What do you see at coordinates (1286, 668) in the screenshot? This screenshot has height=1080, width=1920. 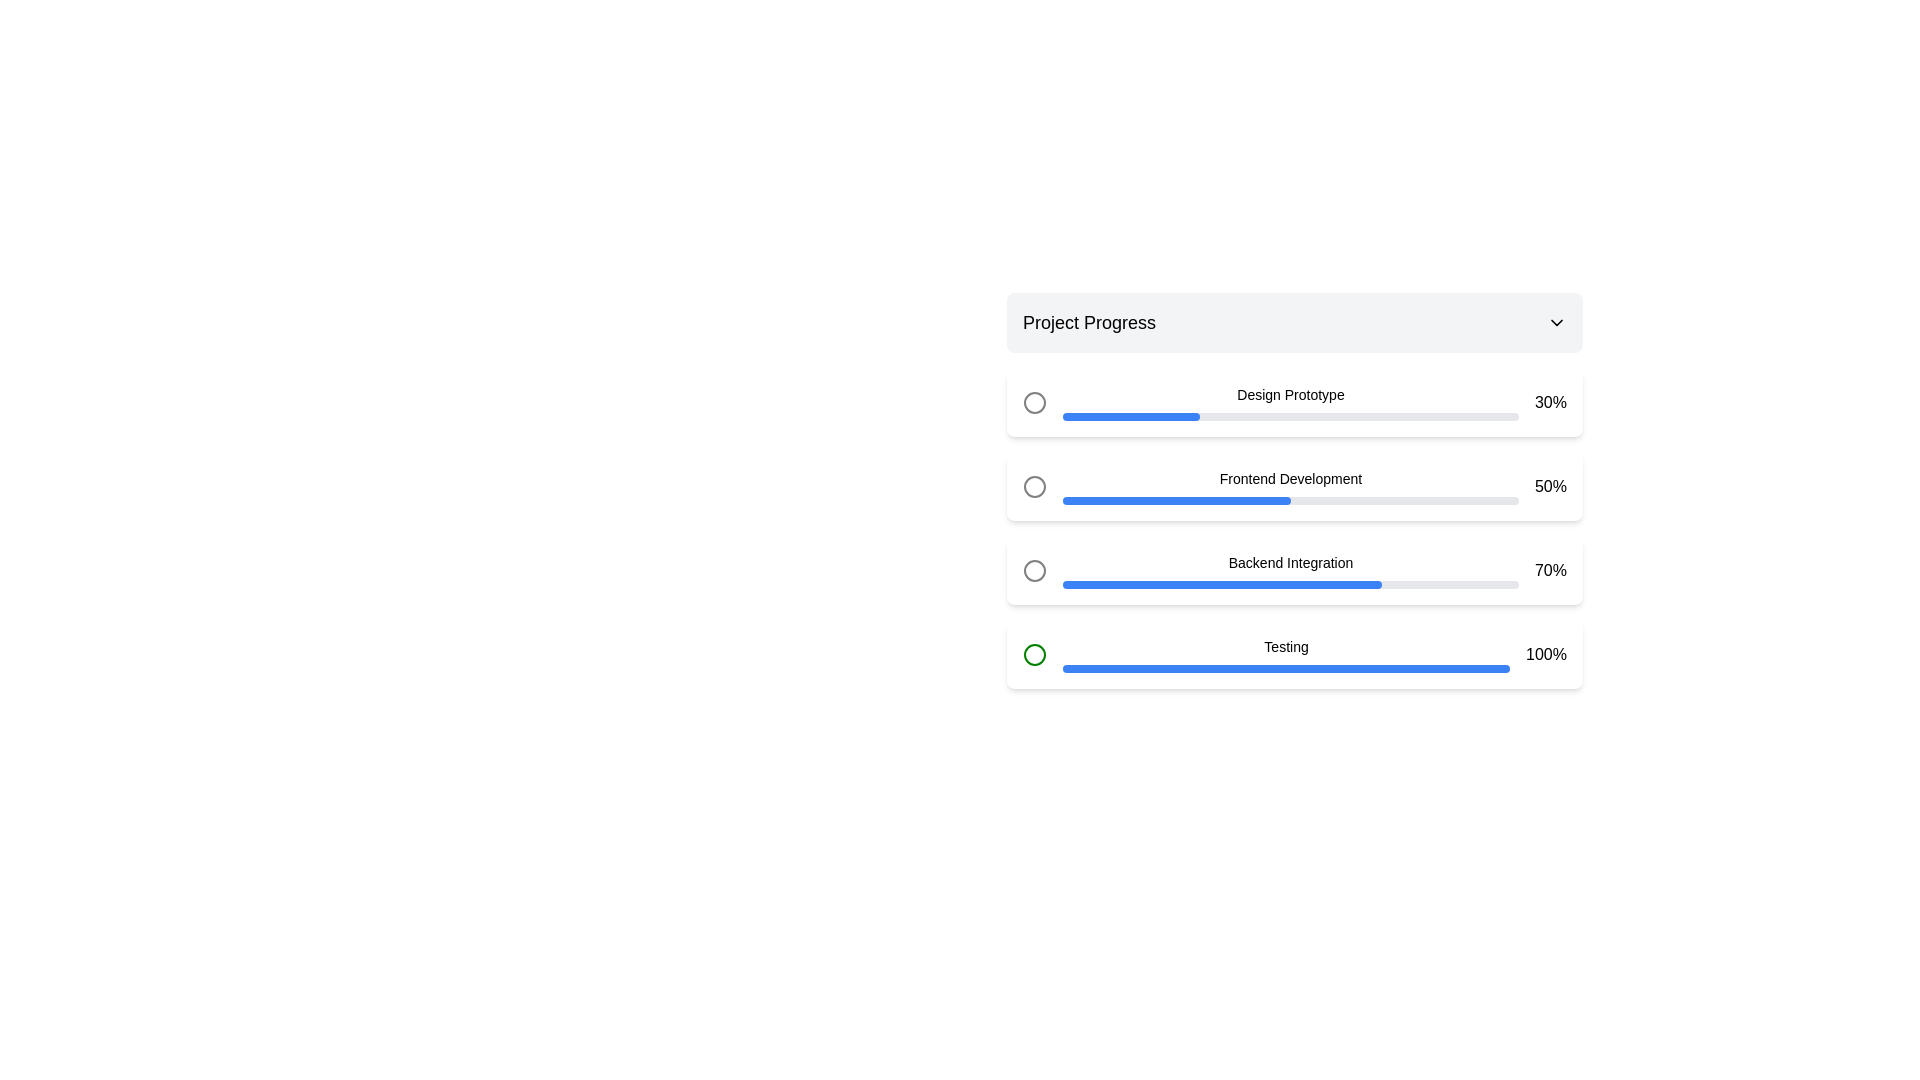 I see `the Progress bar indicating the completion status of the 'Testing' task, which is located at the bottom of the list of progress bars` at bounding box center [1286, 668].